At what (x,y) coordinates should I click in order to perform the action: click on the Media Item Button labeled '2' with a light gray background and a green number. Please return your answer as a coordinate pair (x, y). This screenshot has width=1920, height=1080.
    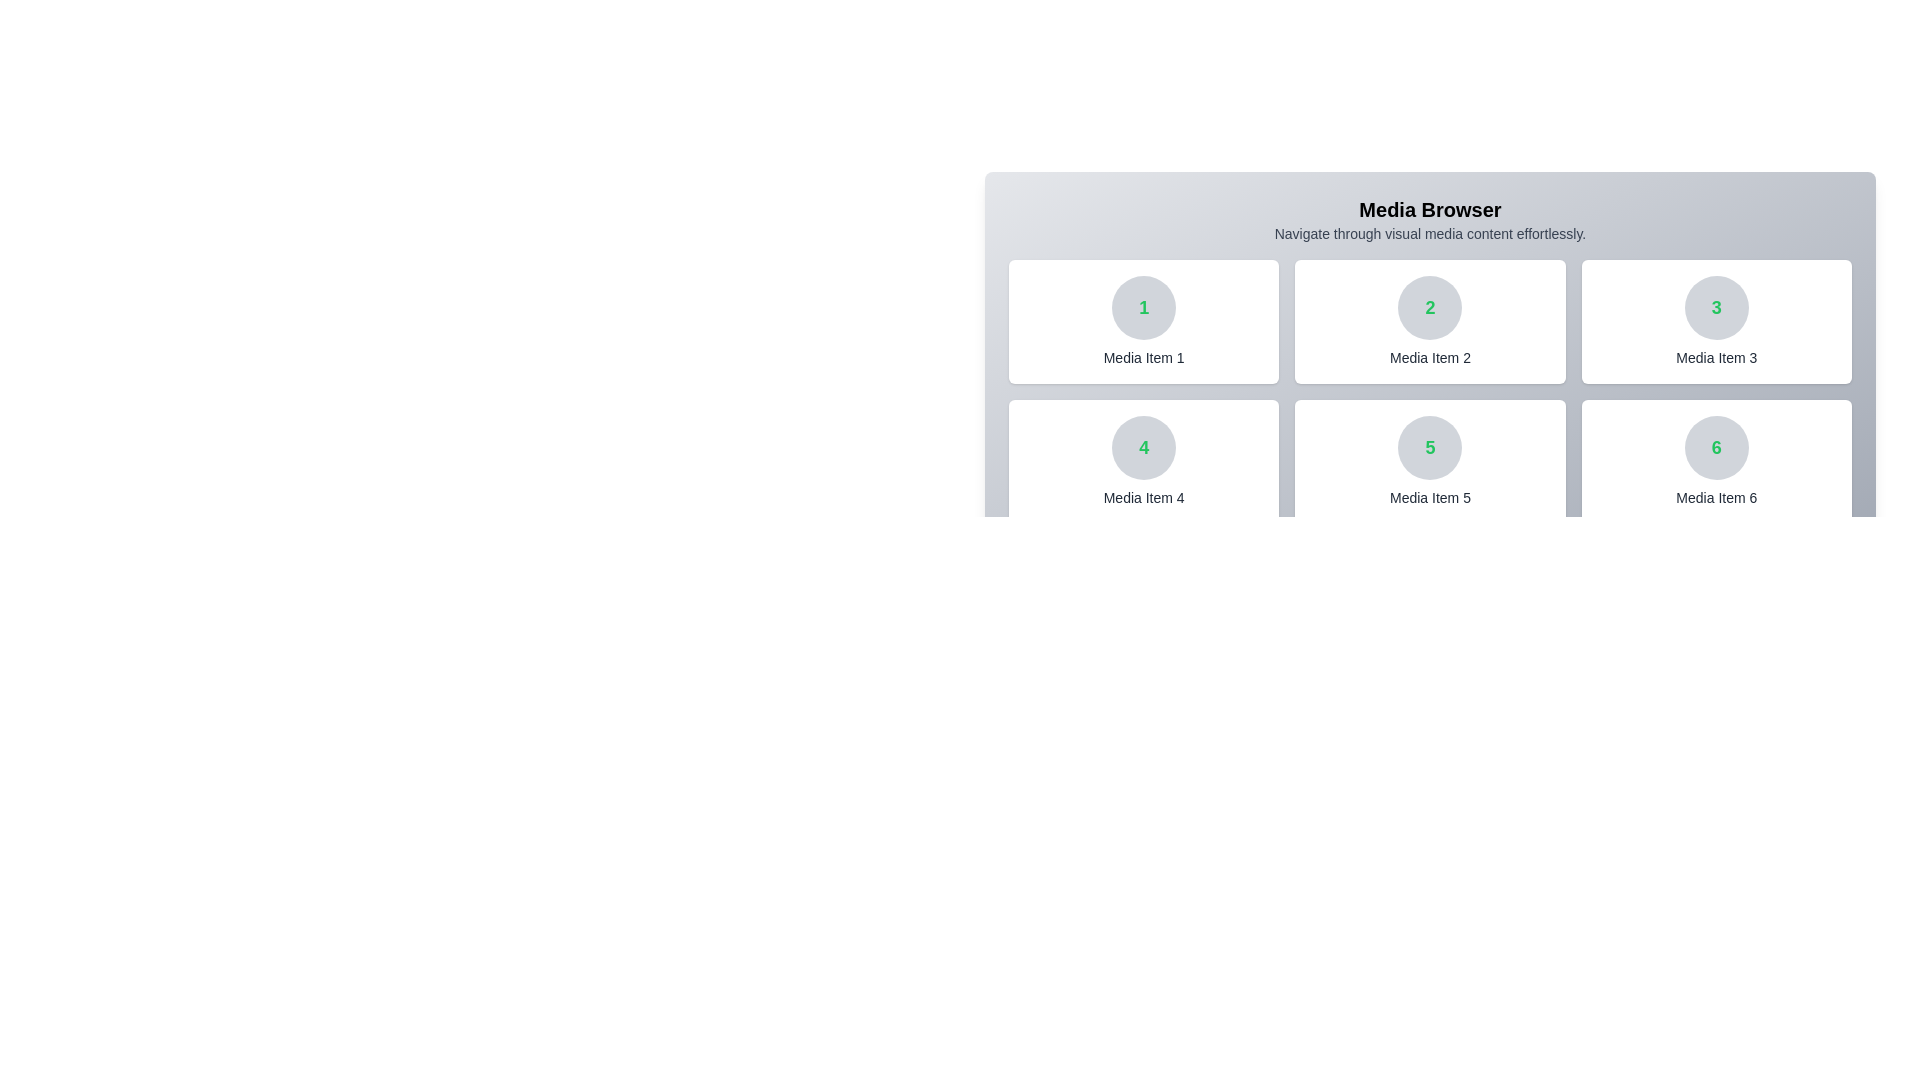
    Looking at the image, I should click on (1429, 331).